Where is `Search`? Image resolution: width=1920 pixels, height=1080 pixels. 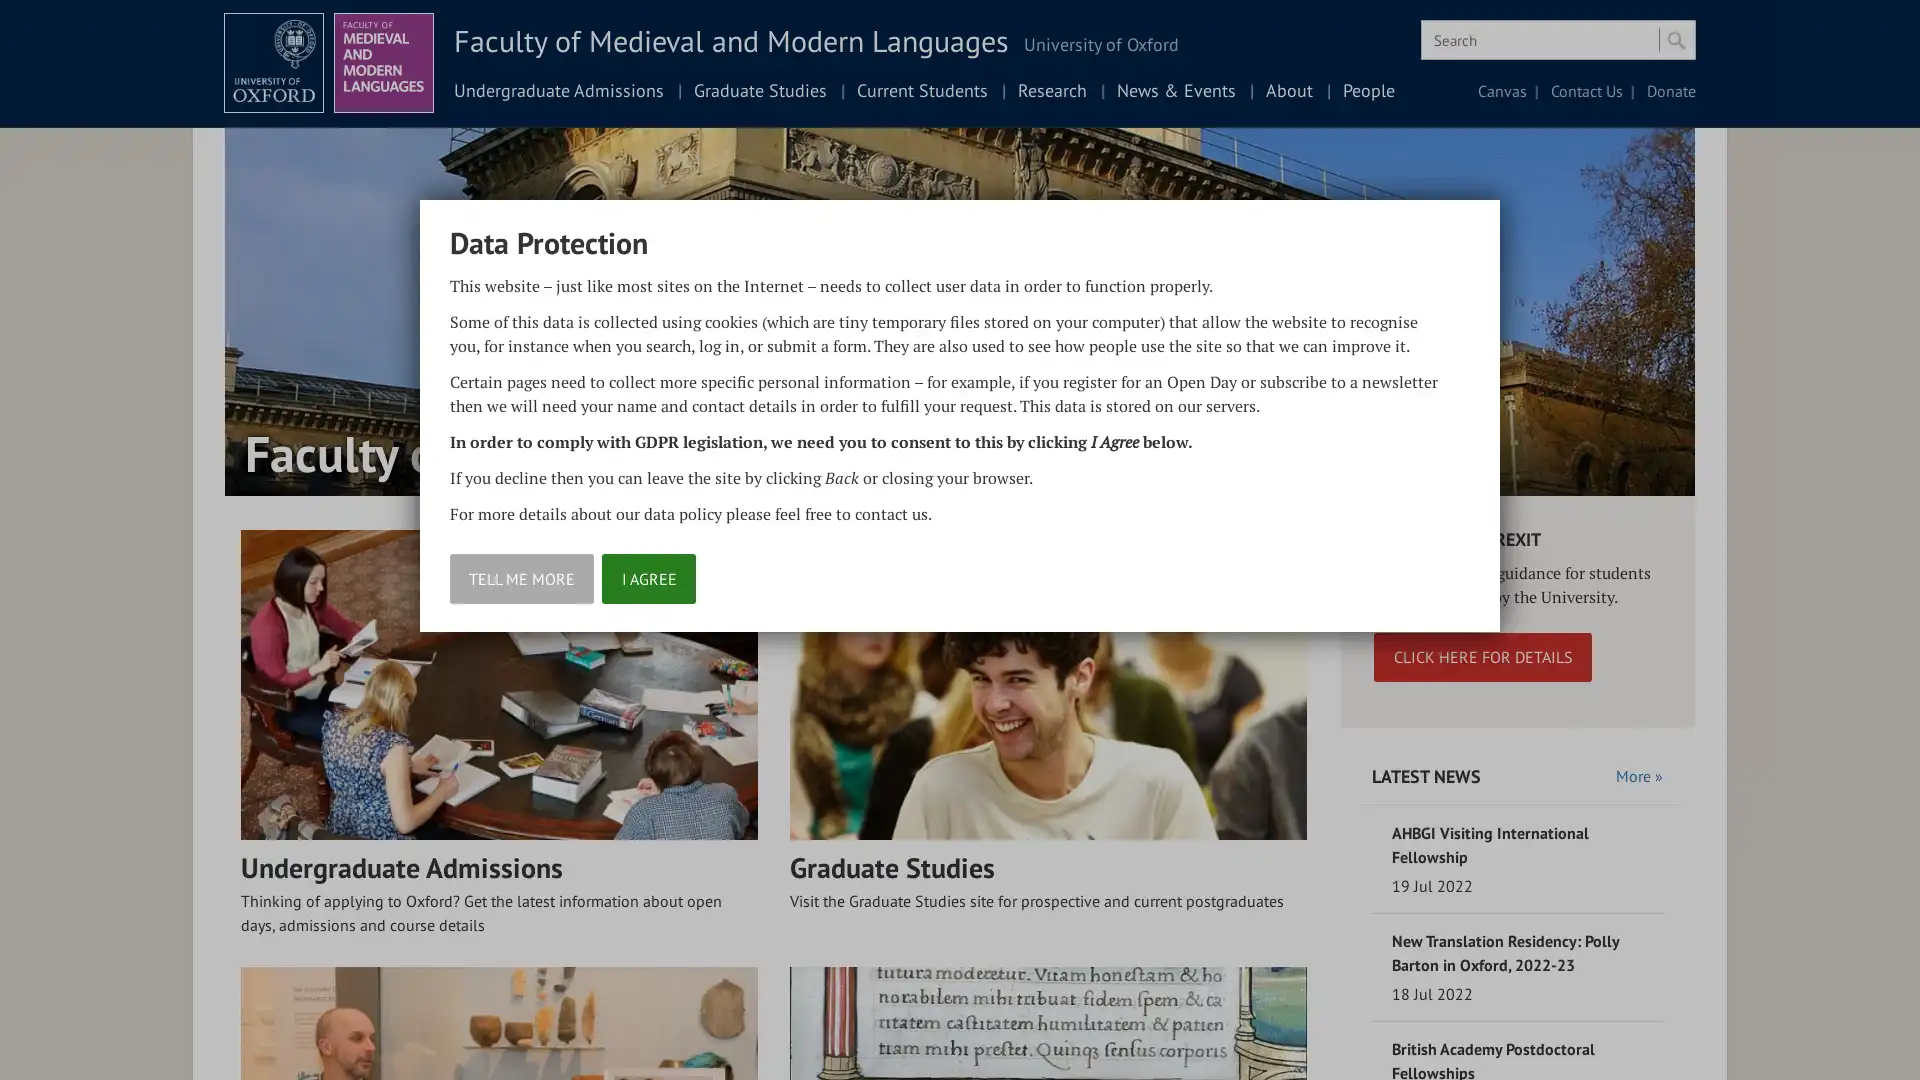 Search is located at coordinates (1676, 39).